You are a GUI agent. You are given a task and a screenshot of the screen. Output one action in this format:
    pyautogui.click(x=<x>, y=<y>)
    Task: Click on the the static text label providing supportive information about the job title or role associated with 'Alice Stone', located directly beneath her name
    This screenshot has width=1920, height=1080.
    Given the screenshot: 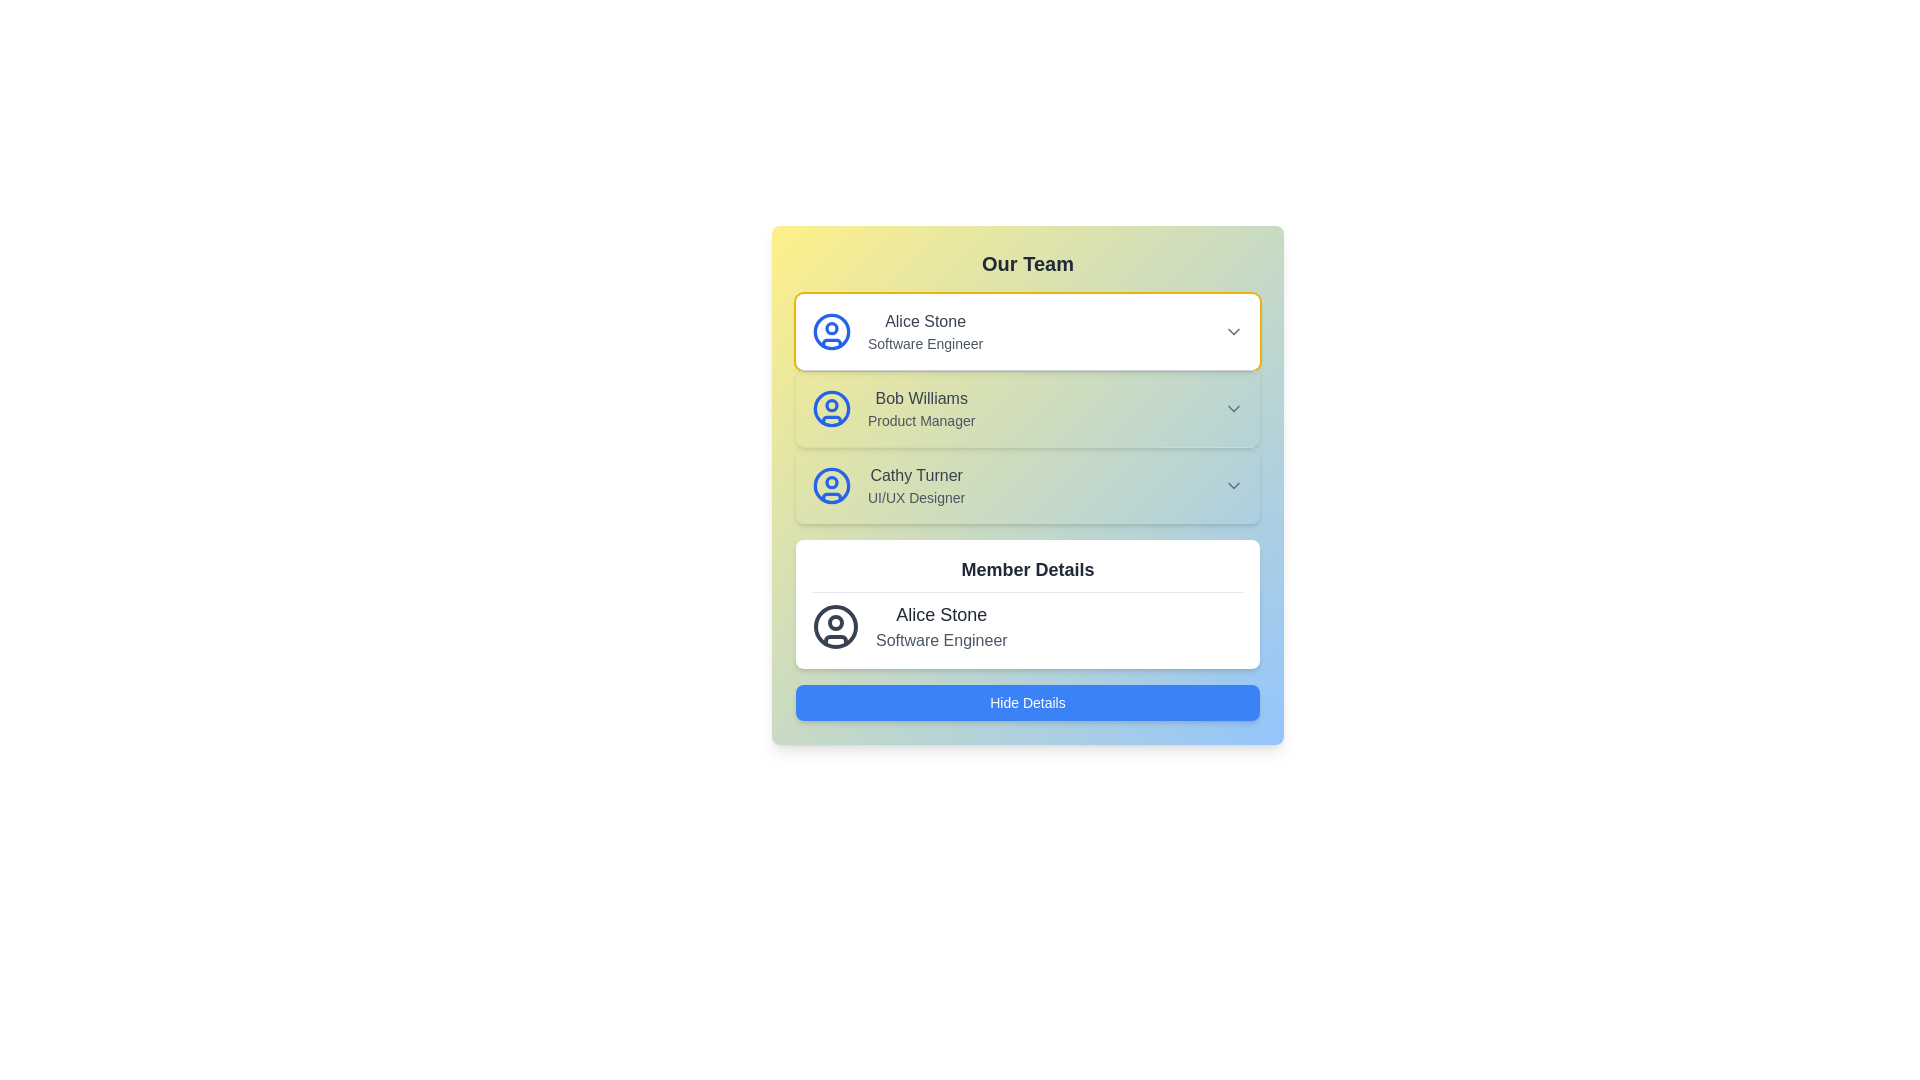 What is the action you would take?
    pyautogui.click(x=924, y=342)
    